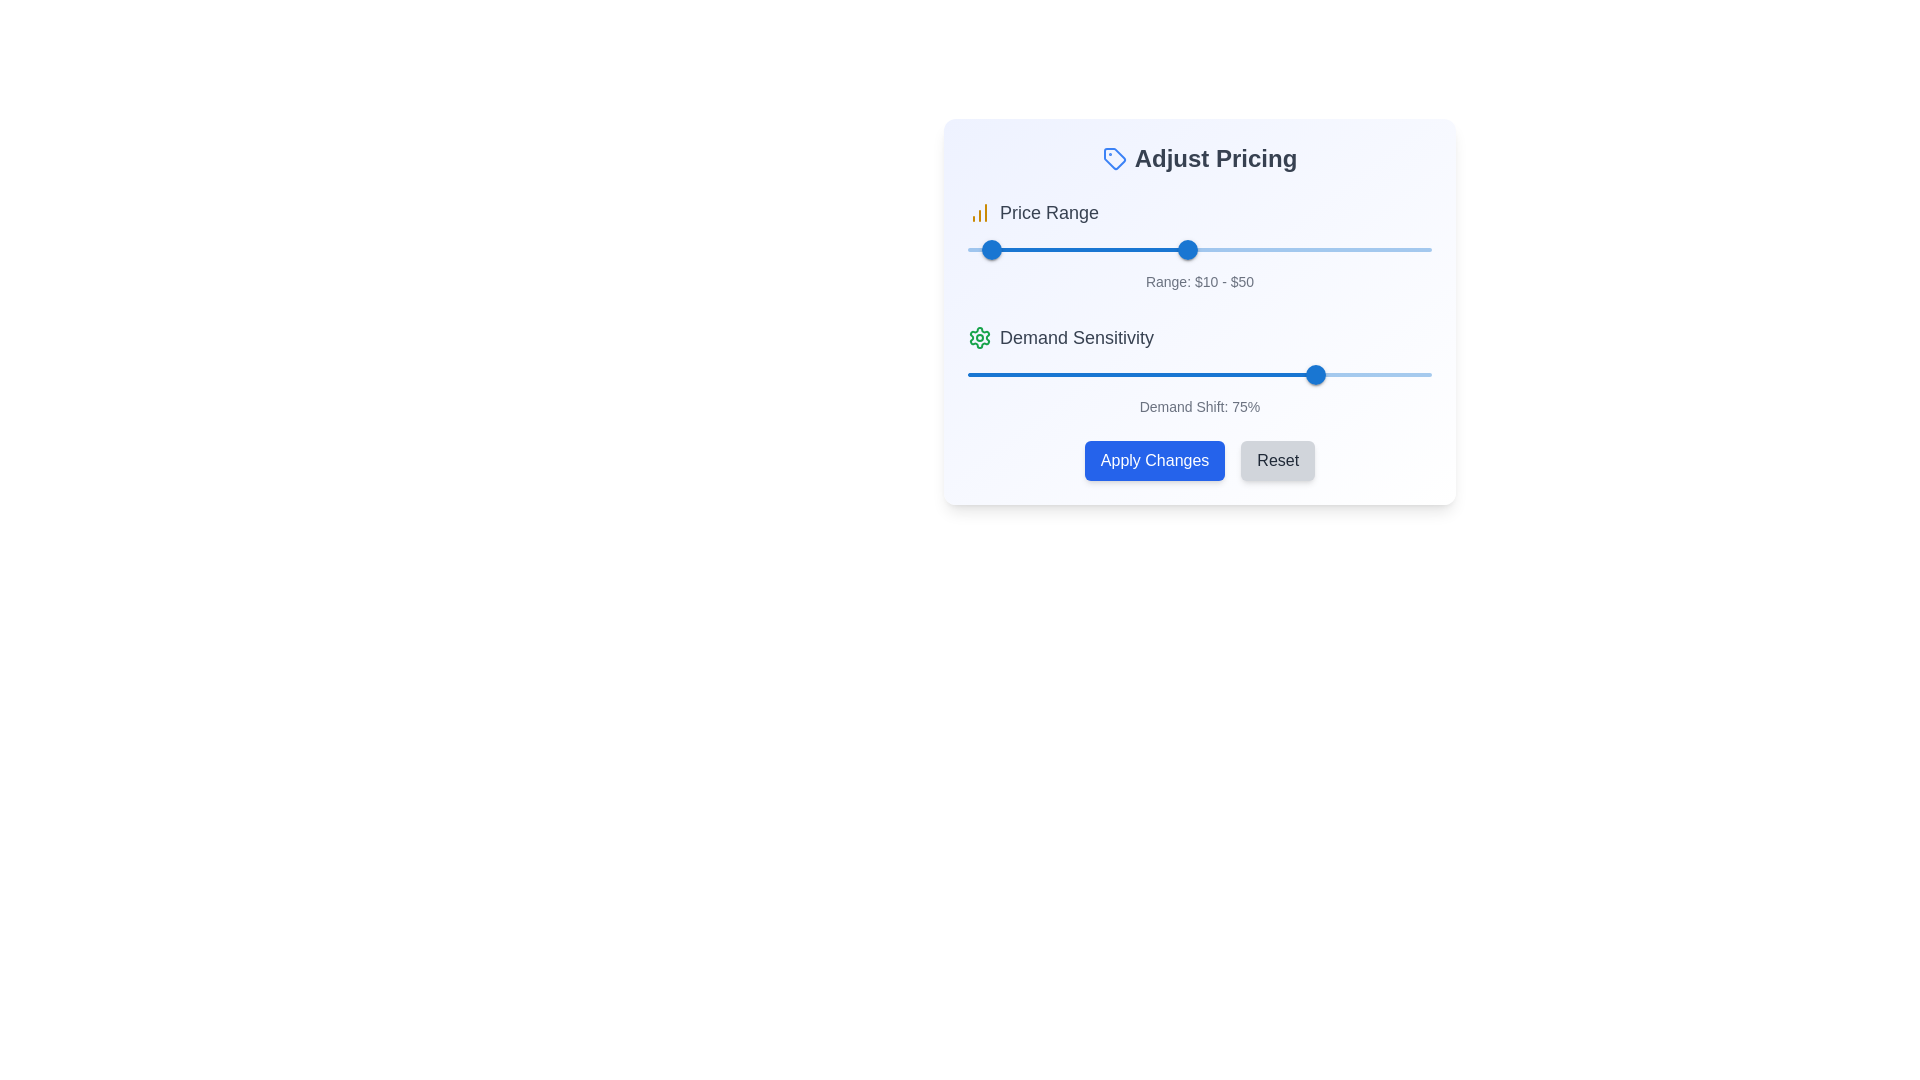 This screenshot has height=1080, width=1920. I want to click on the blue-colored tag-shaped icon located to the left of the 'Adjust Pricing' text in the interface, so click(1113, 157).